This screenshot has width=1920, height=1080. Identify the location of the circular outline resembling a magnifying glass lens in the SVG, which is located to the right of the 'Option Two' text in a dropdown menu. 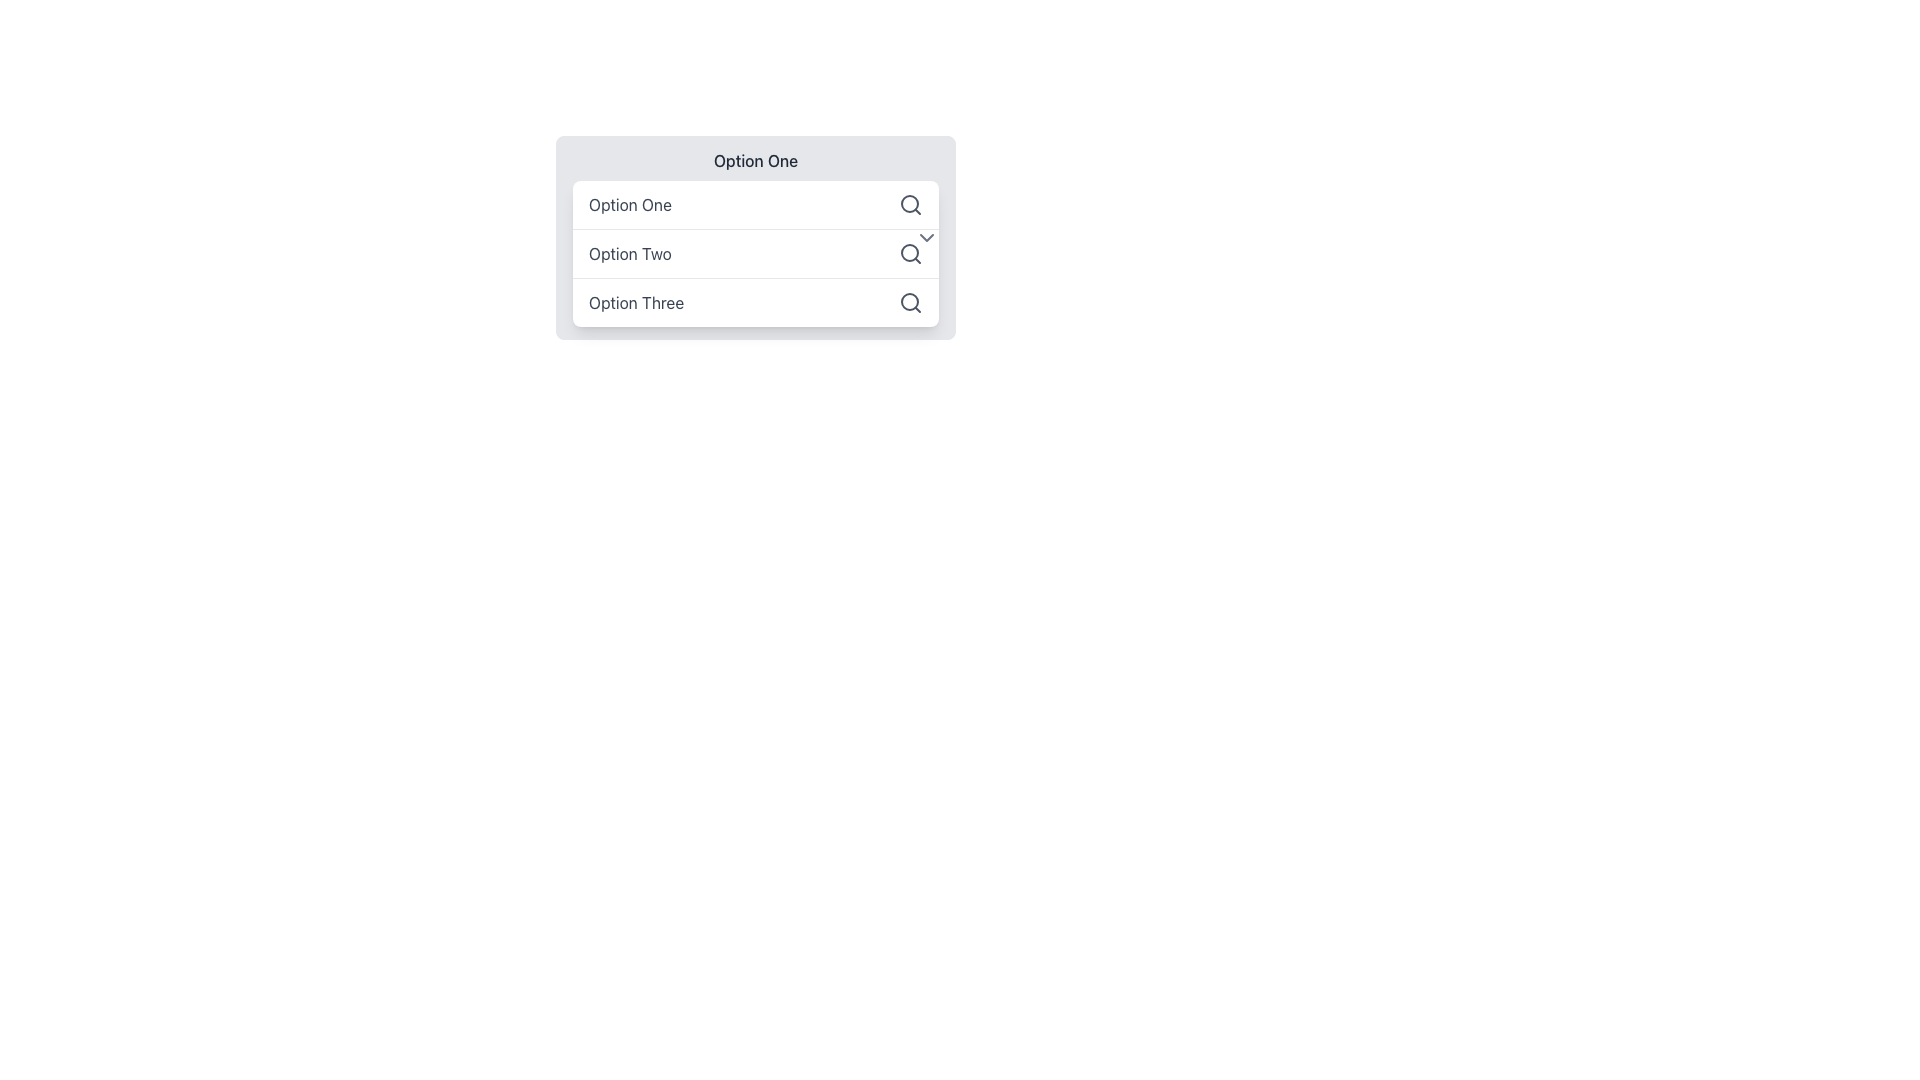
(909, 252).